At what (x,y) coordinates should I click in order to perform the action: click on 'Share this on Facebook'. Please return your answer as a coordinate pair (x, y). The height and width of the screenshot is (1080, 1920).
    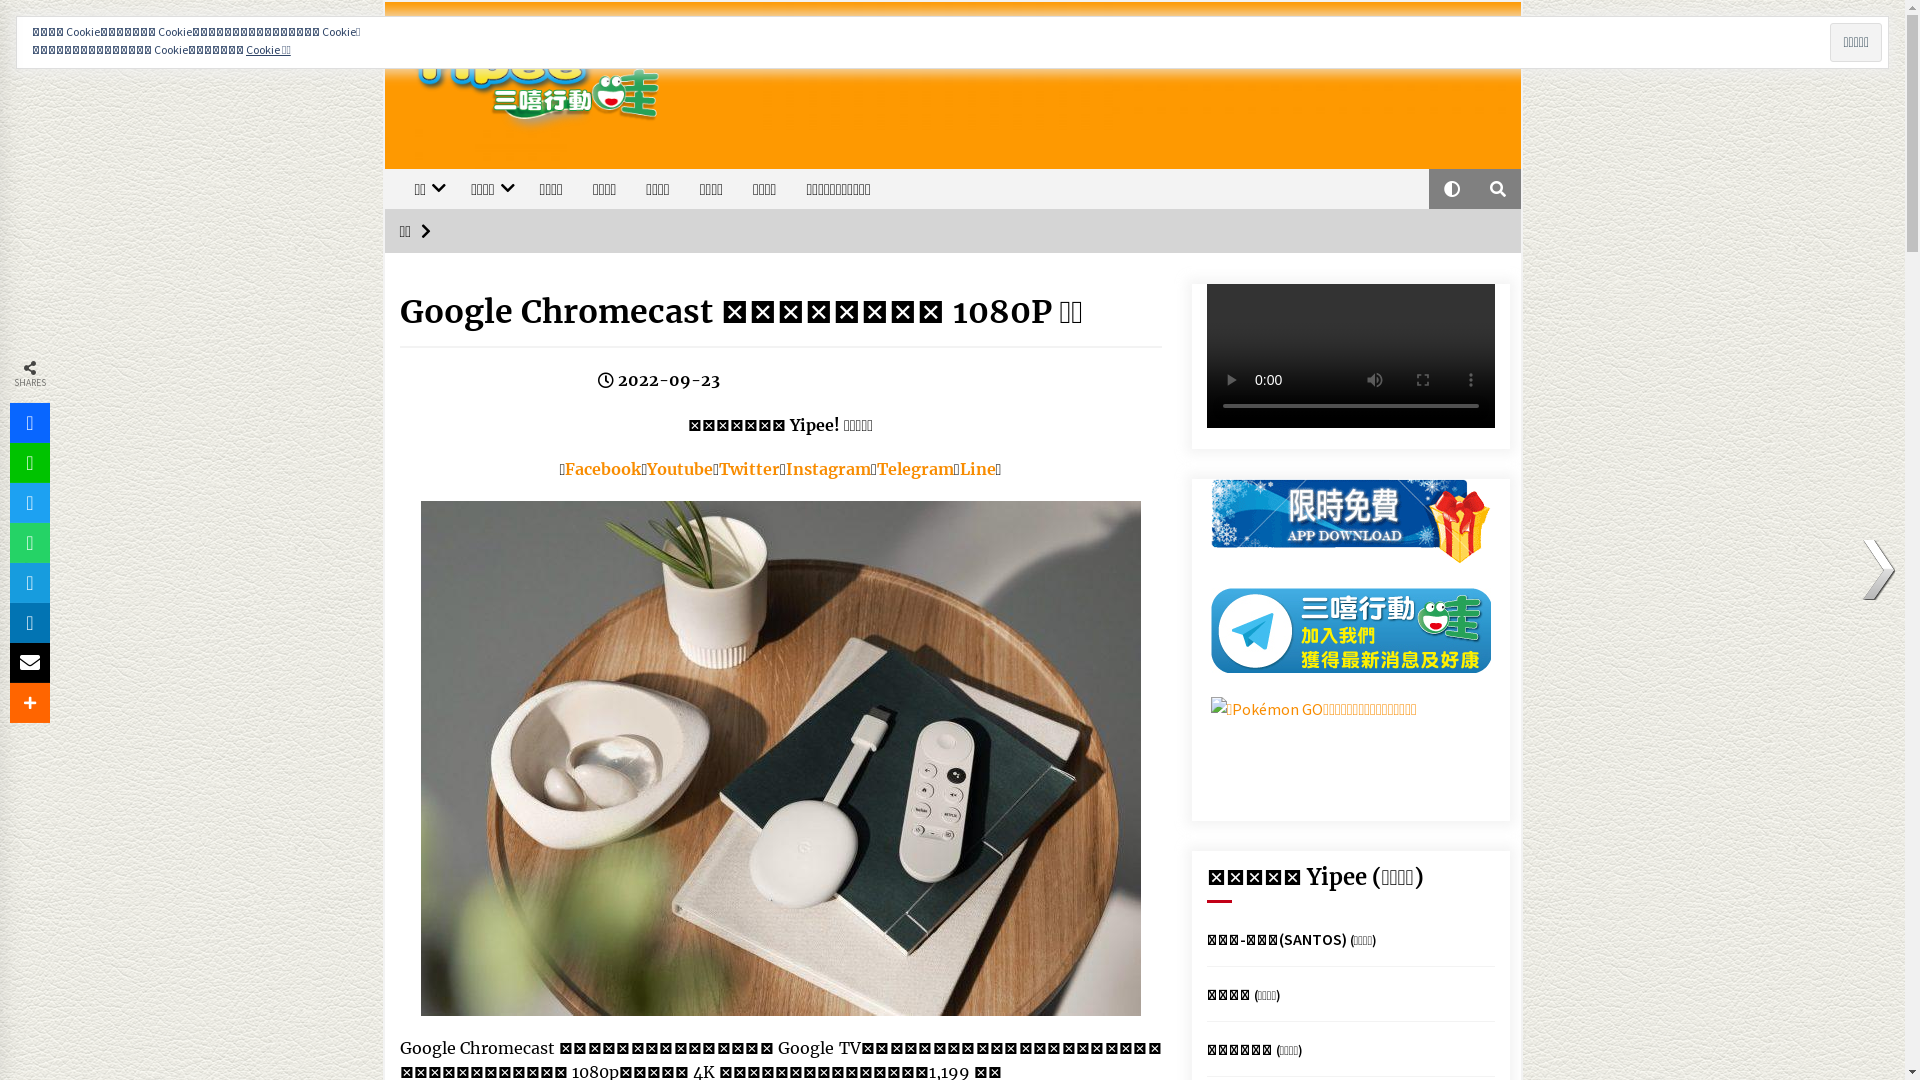
    Looking at the image, I should click on (29, 422).